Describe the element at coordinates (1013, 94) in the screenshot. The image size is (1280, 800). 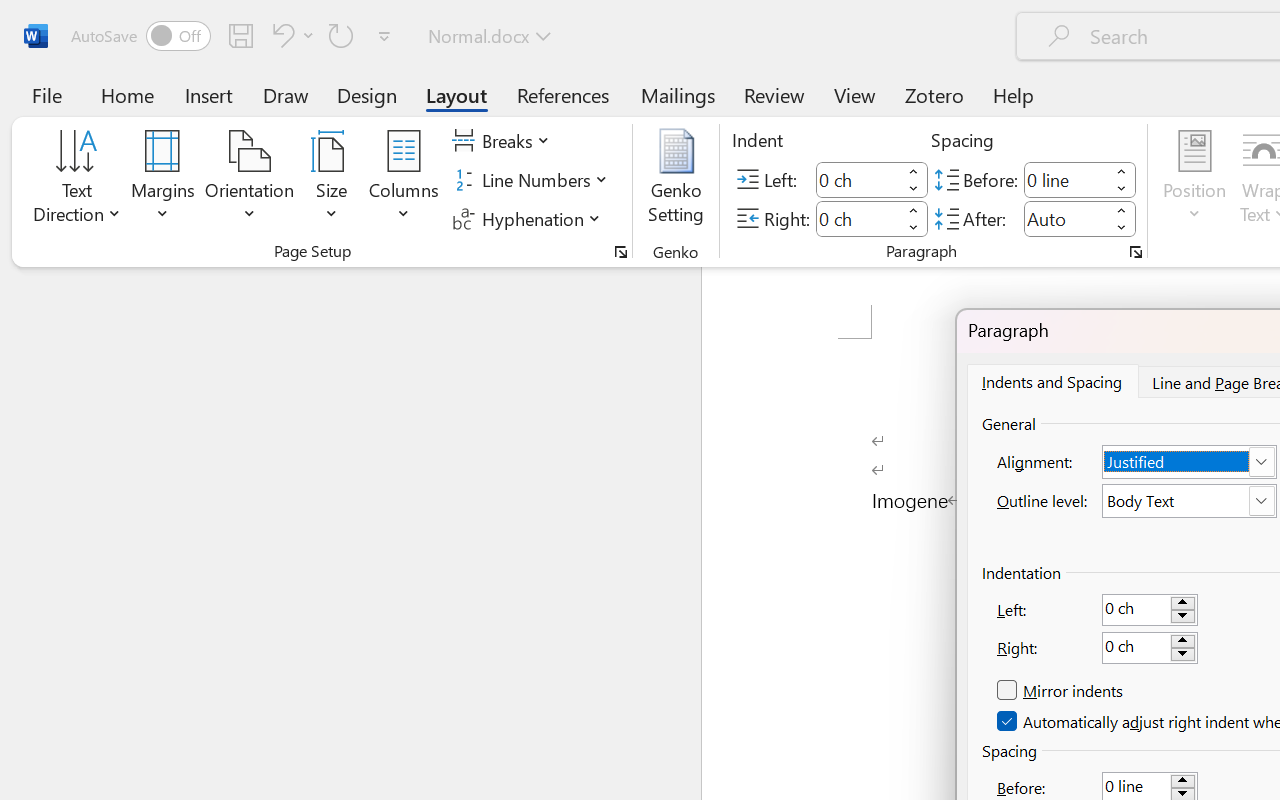
I see `'Help'` at that location.